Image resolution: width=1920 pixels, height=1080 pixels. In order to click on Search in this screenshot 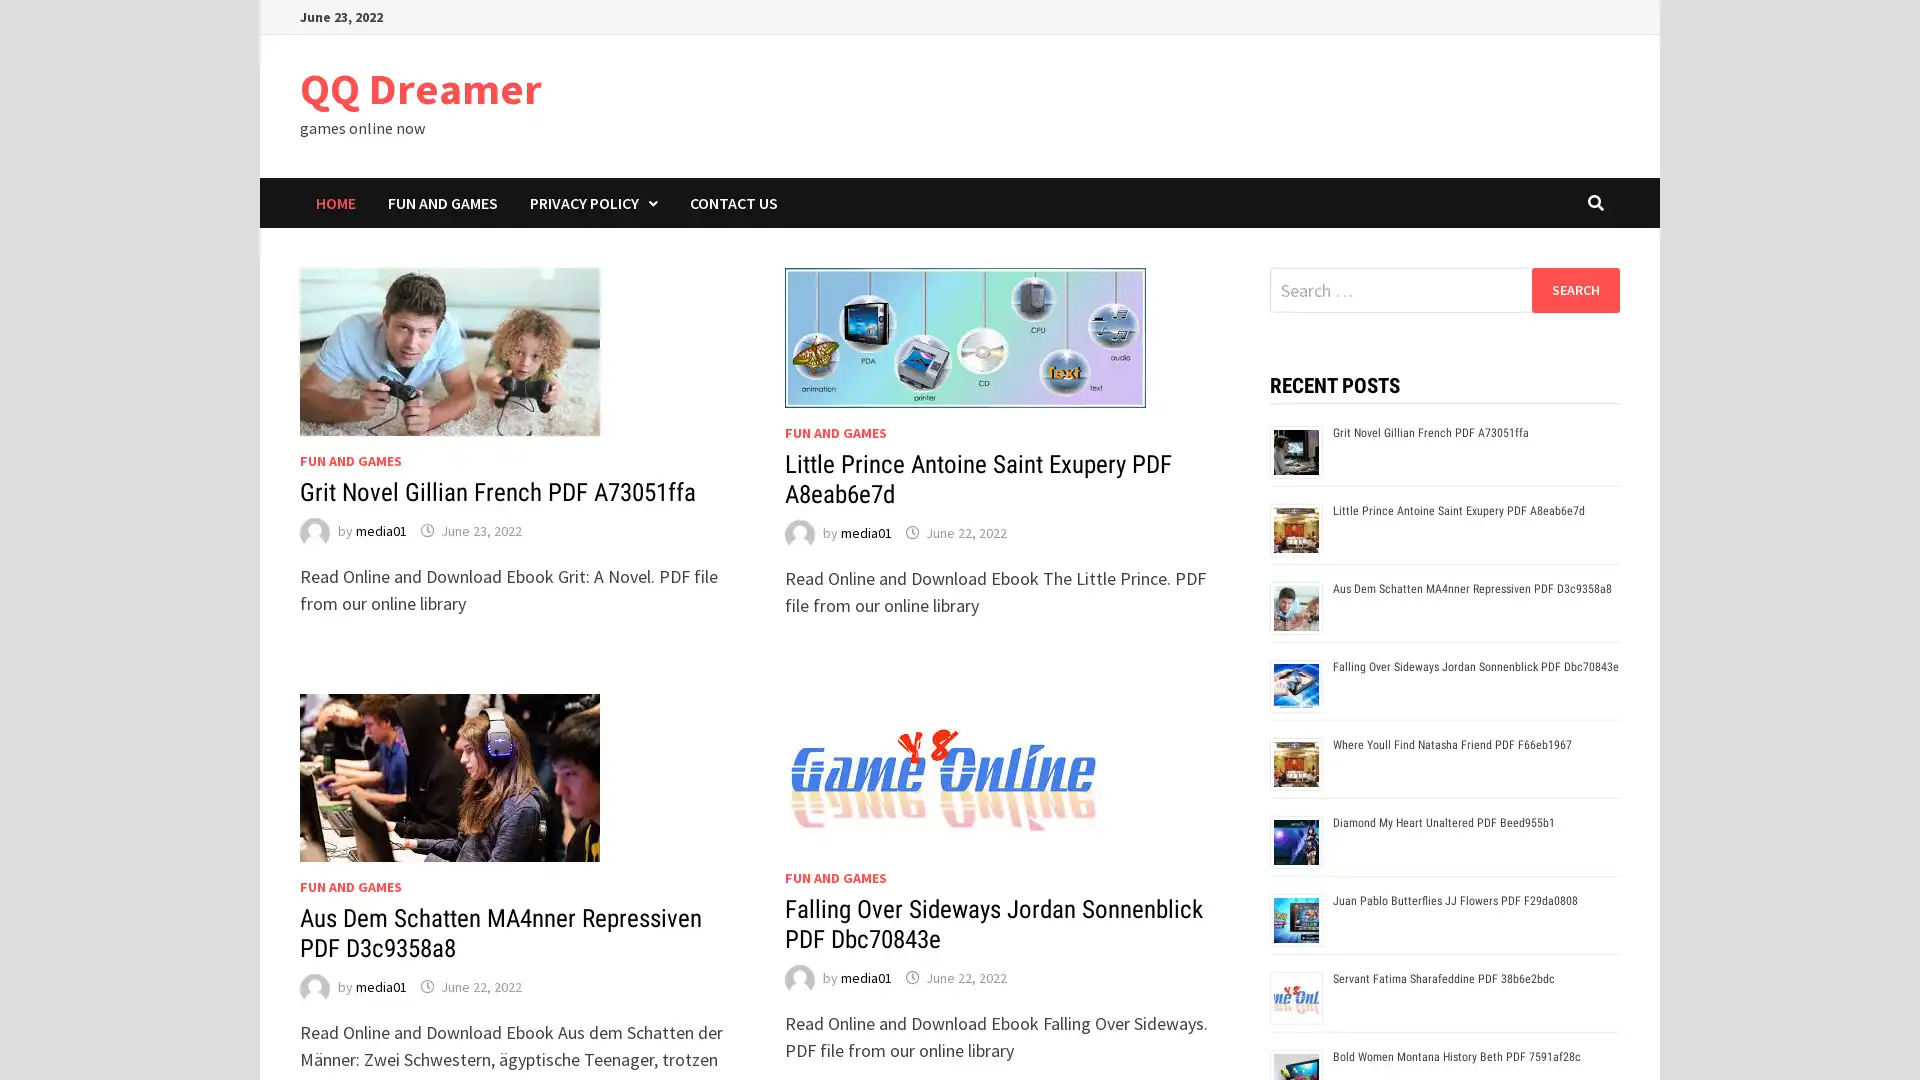, I will do `click(1574, 289)`.